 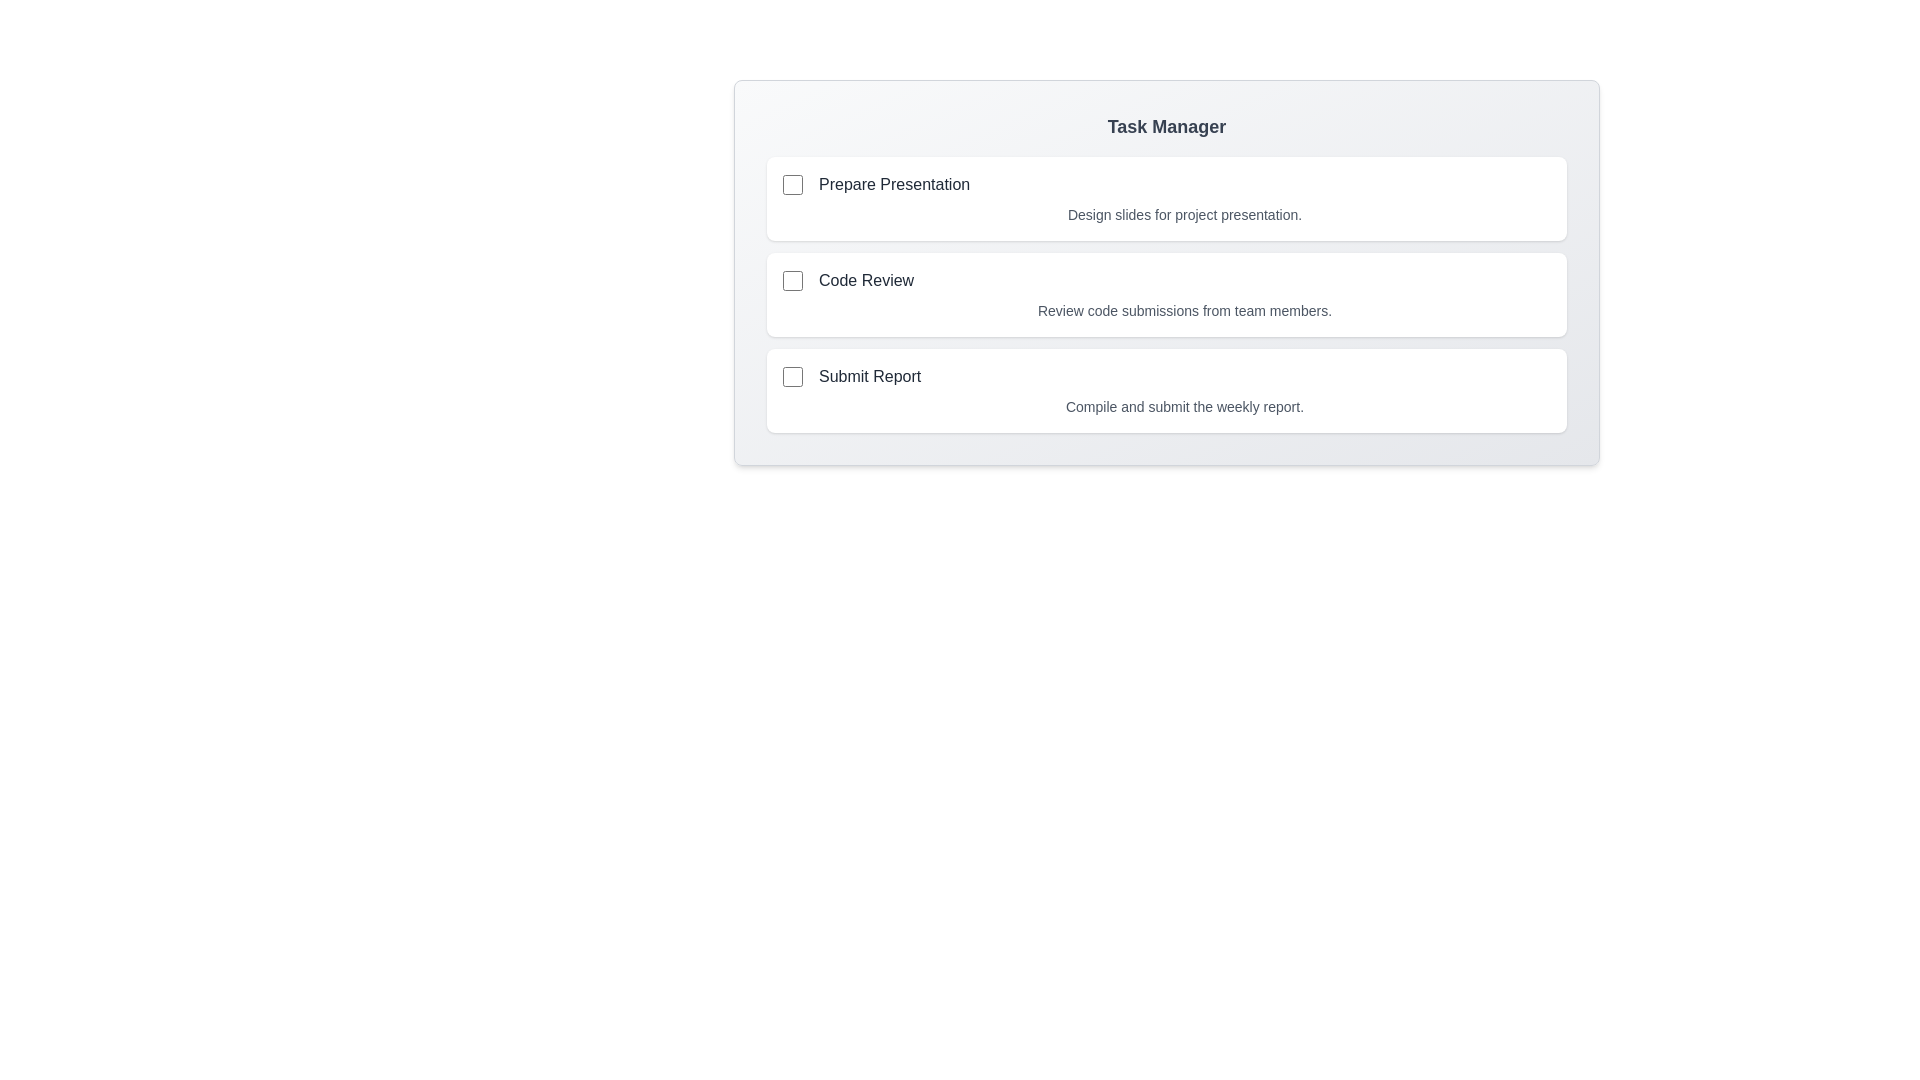 I want to click on the task title Submit Report to select it, so click(x=870, y=377).